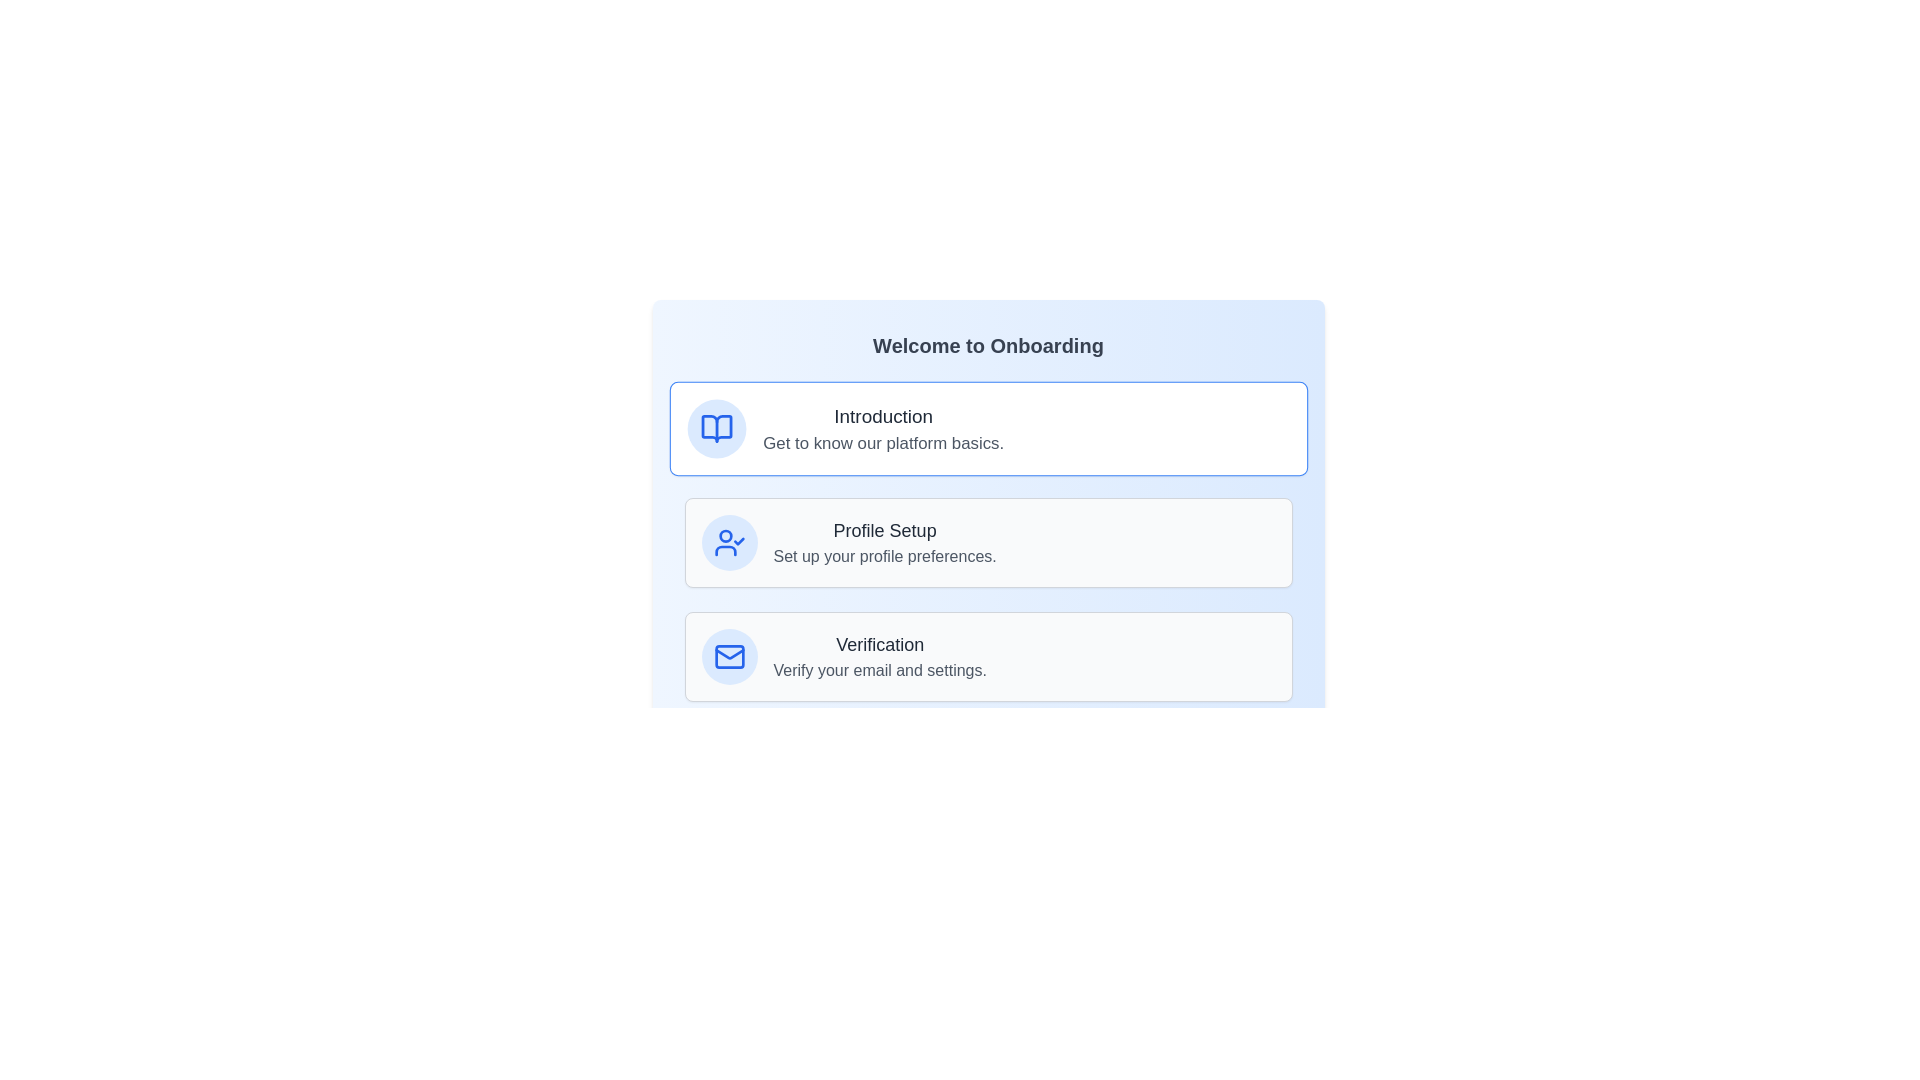 This screenshot has width=1920, height=1080. Describe the element at coordinates (882, 427) in the screenshot. I see `the introductory text element within the onboarding card located below the 'Welcome to Onboarding' header` at that location.